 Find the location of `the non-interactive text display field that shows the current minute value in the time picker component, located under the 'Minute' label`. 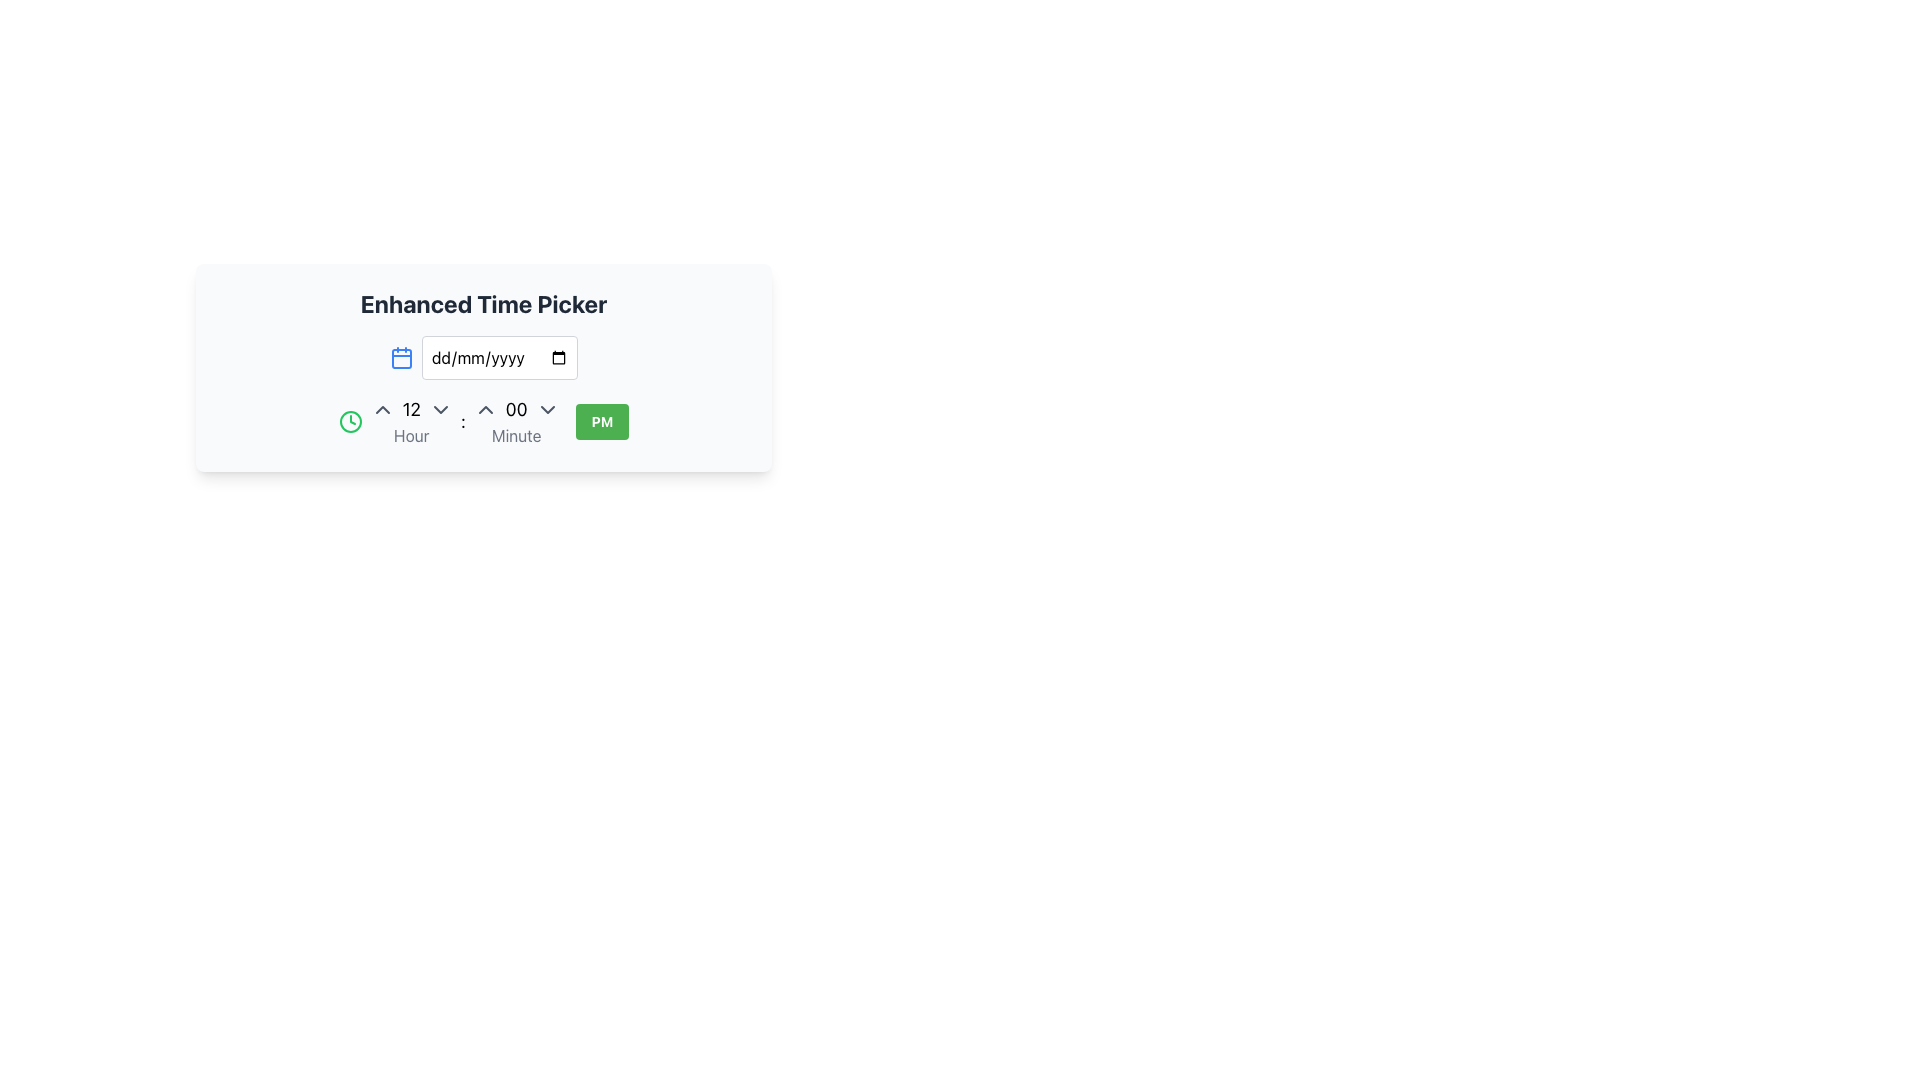

the non-interactive text display field that shows the current minute value in the time picker component, located under the 'Minute' label is located at coordinates (516, 408).